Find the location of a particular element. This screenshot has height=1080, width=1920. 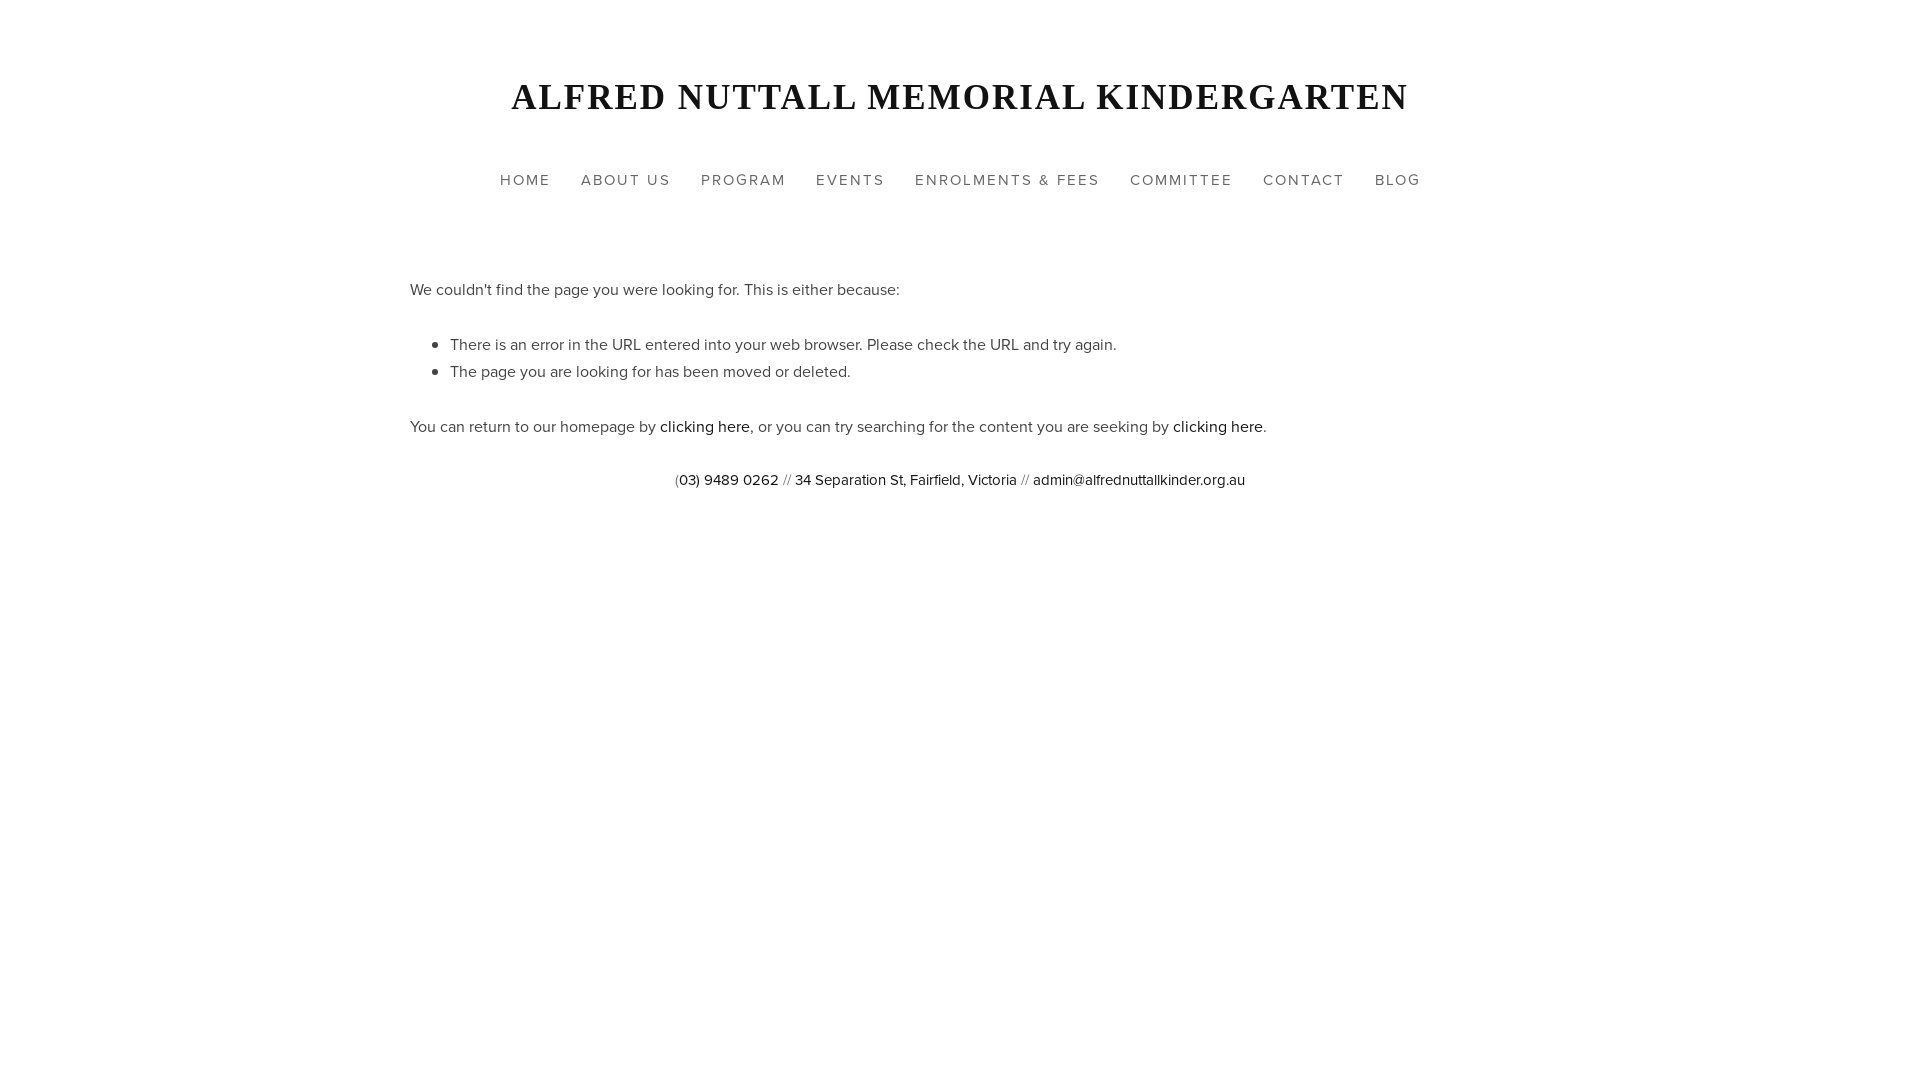

'ENROLMENTS & FEES' is located at coordinates (1006, 180).